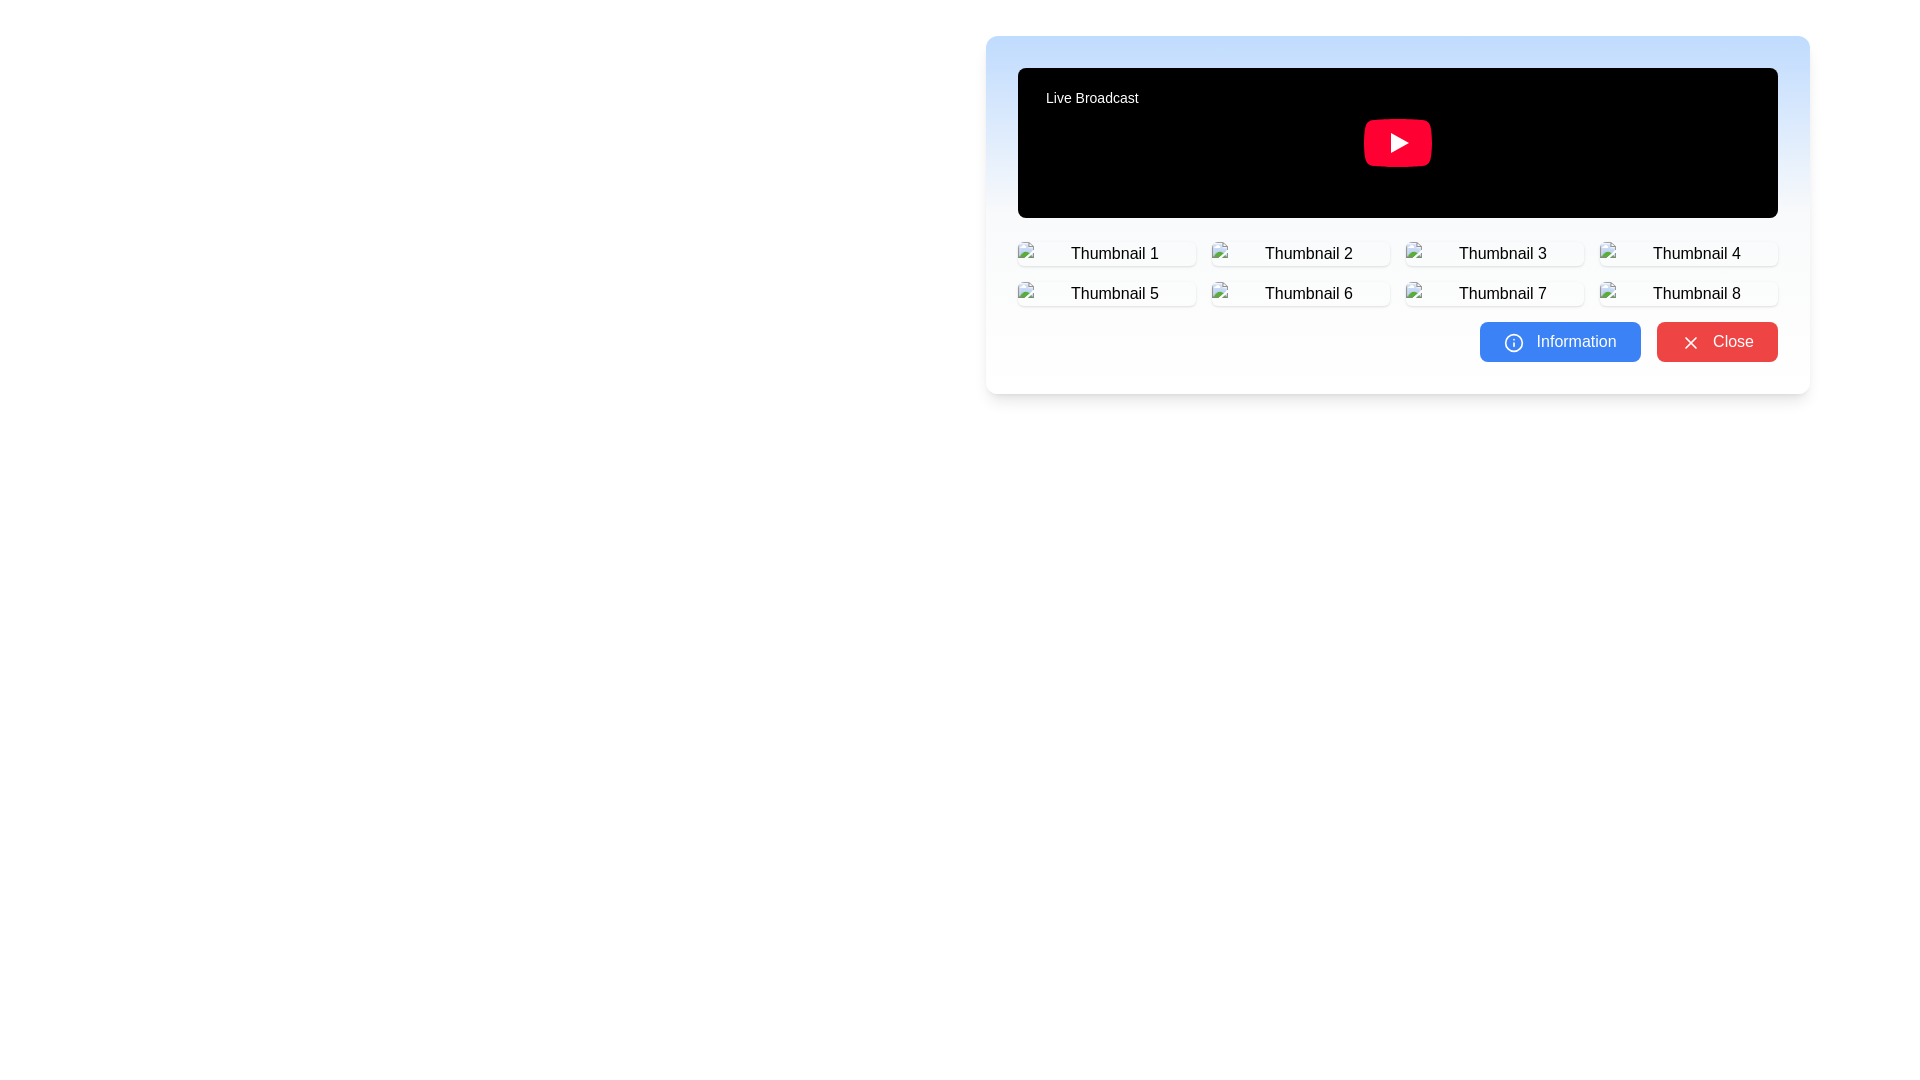 Image resolution: width=1920 pixels, height=1080 pixels. What do you see at coordinates (1494, 293) in the screenshot?
I see `the image thumbnail located in the second row, third column of the grid layout` at bounding box center [1494, 293].